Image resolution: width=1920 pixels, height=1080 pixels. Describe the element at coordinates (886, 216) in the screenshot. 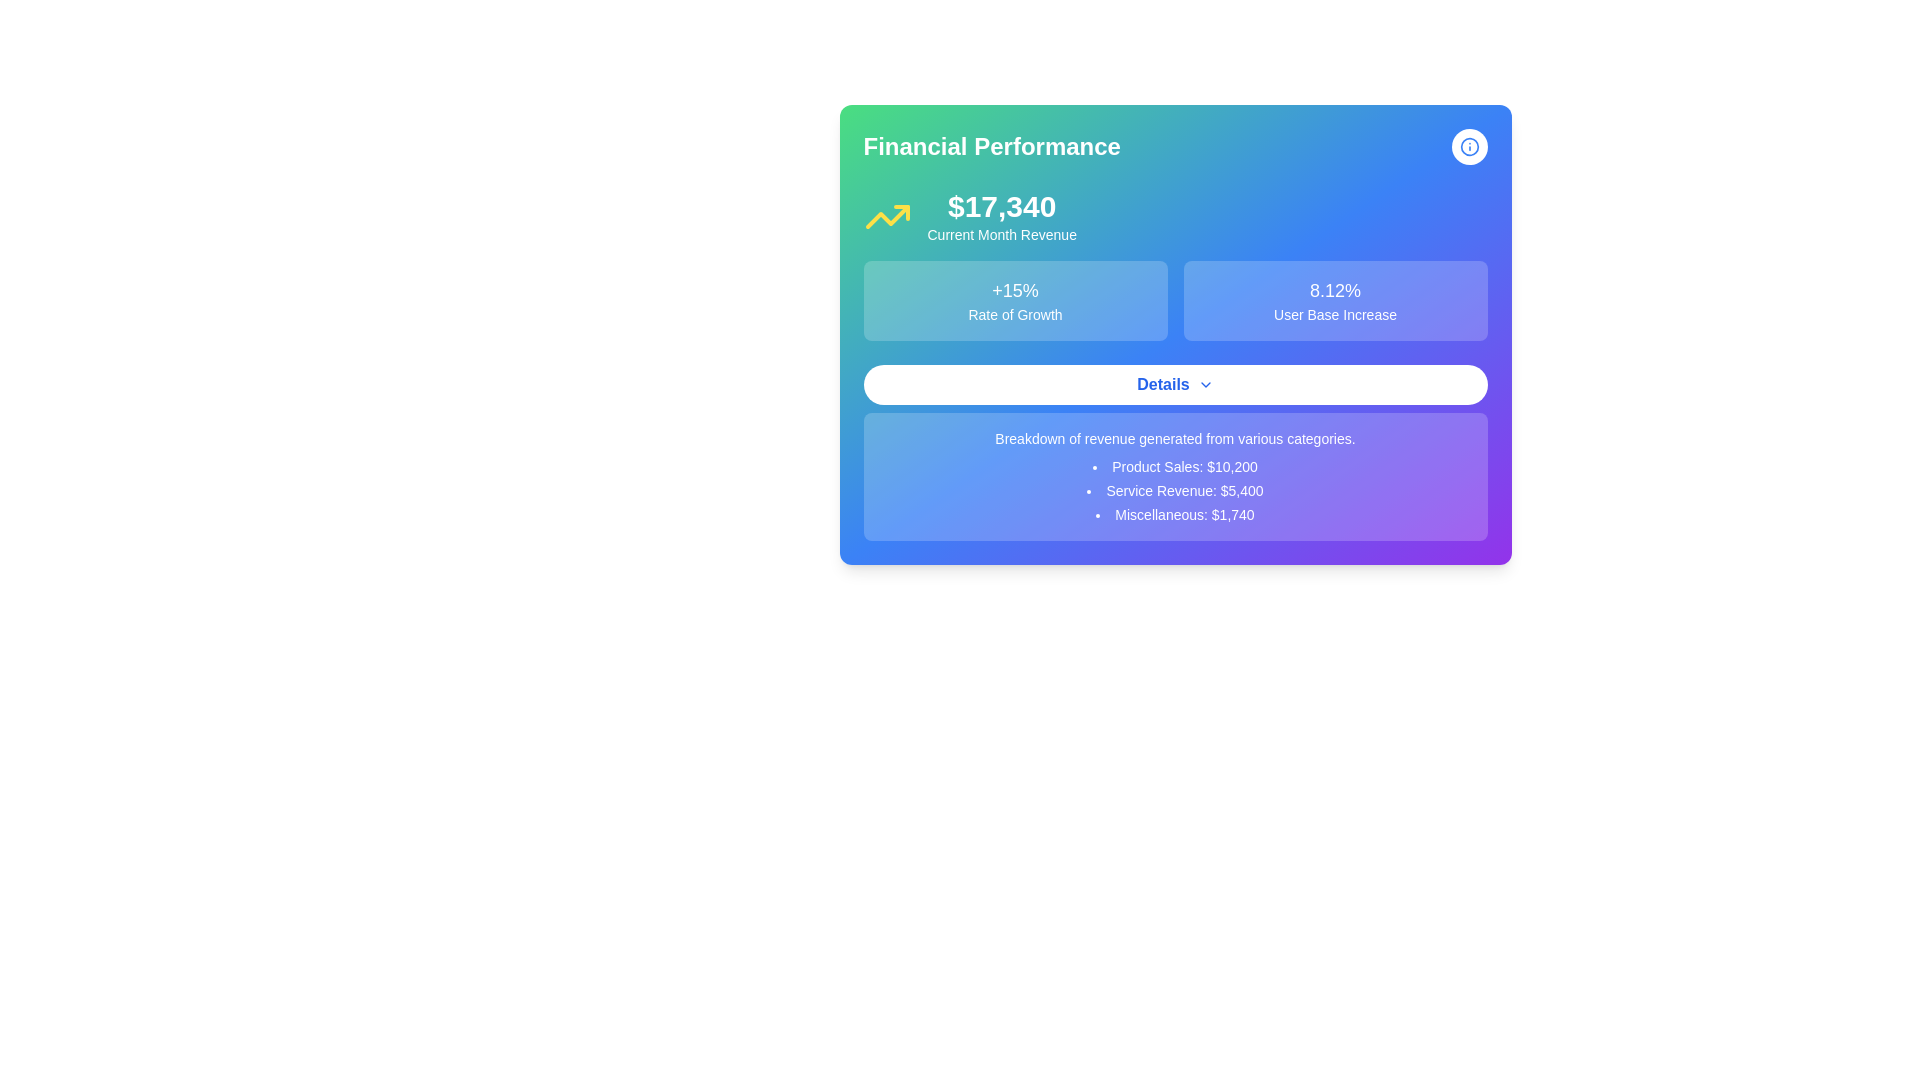

I see `the icon representing positive growth or financial improvement located to the left of the text '$17,340 Current Month Revenue' in the top-left corner of the financial performance panel` at that location.